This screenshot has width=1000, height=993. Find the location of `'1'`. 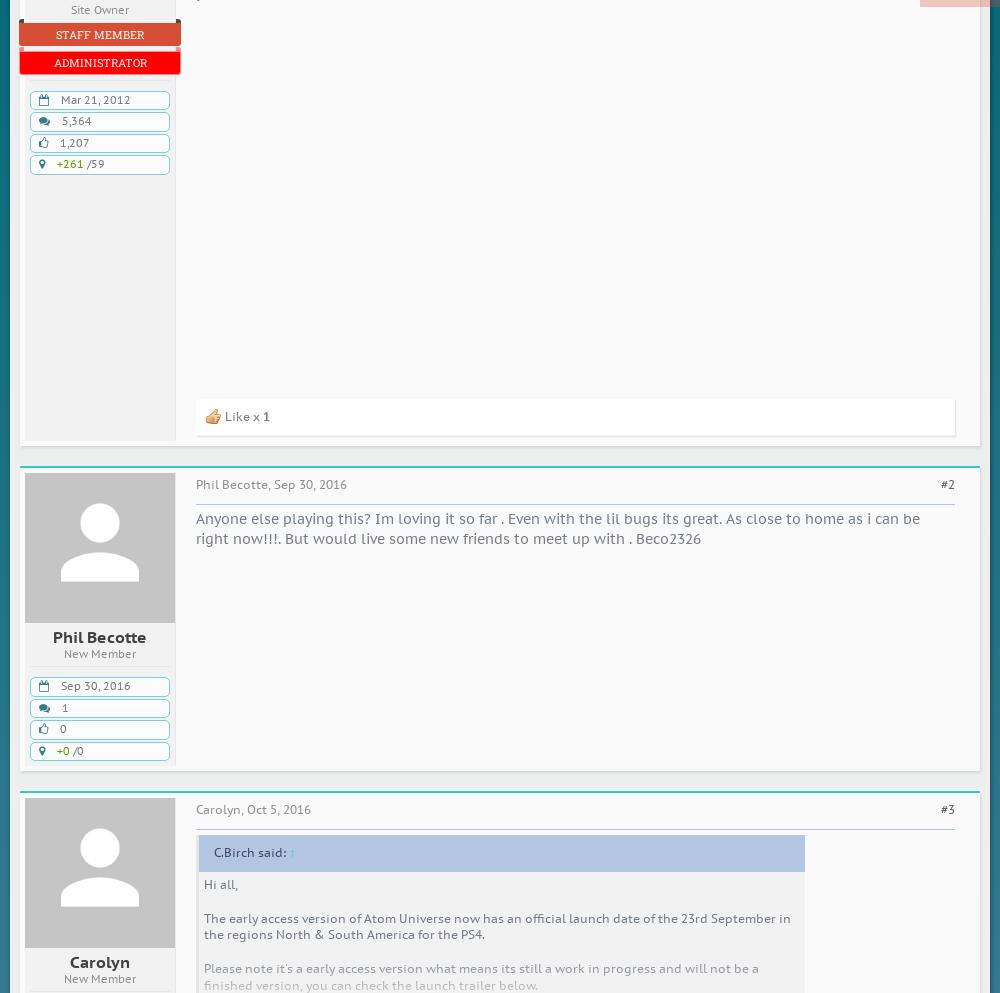

'1' is located at coordinates (64, 706).